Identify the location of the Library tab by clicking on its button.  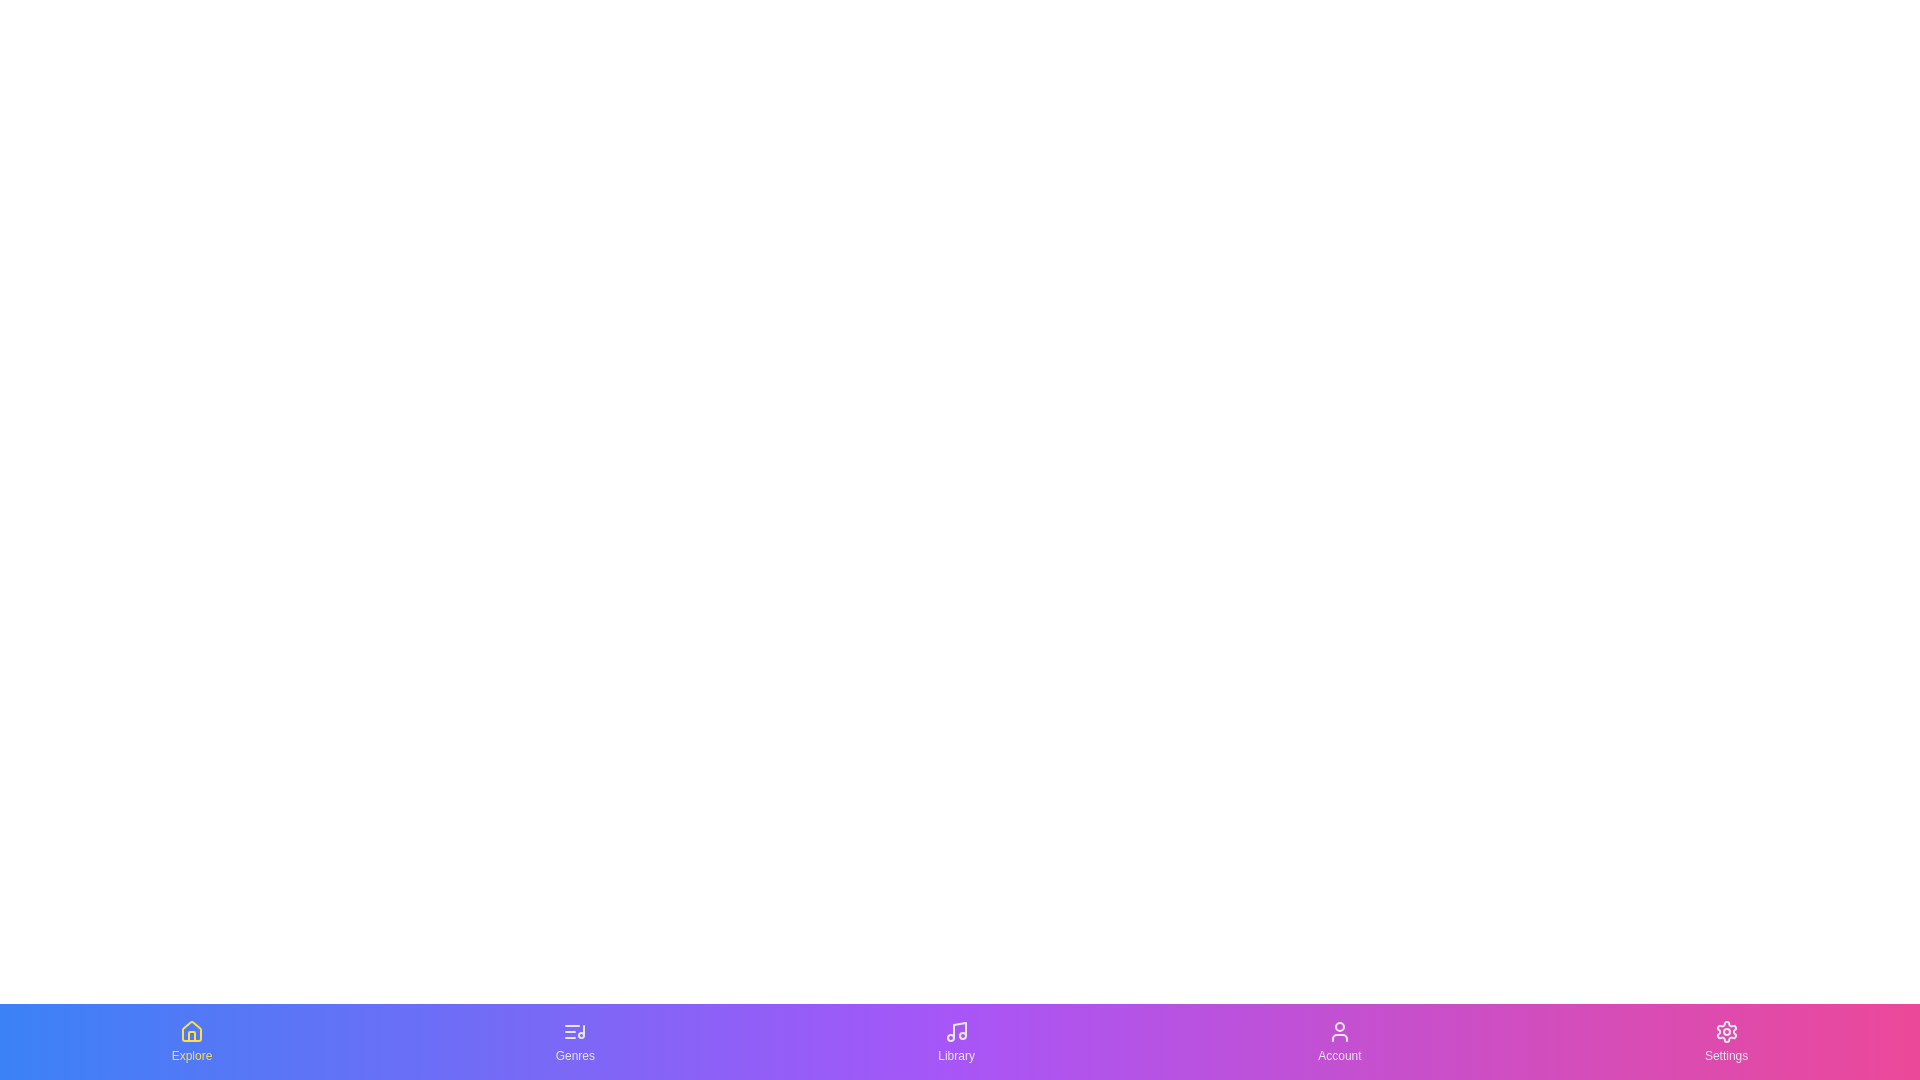
(955, 1040).